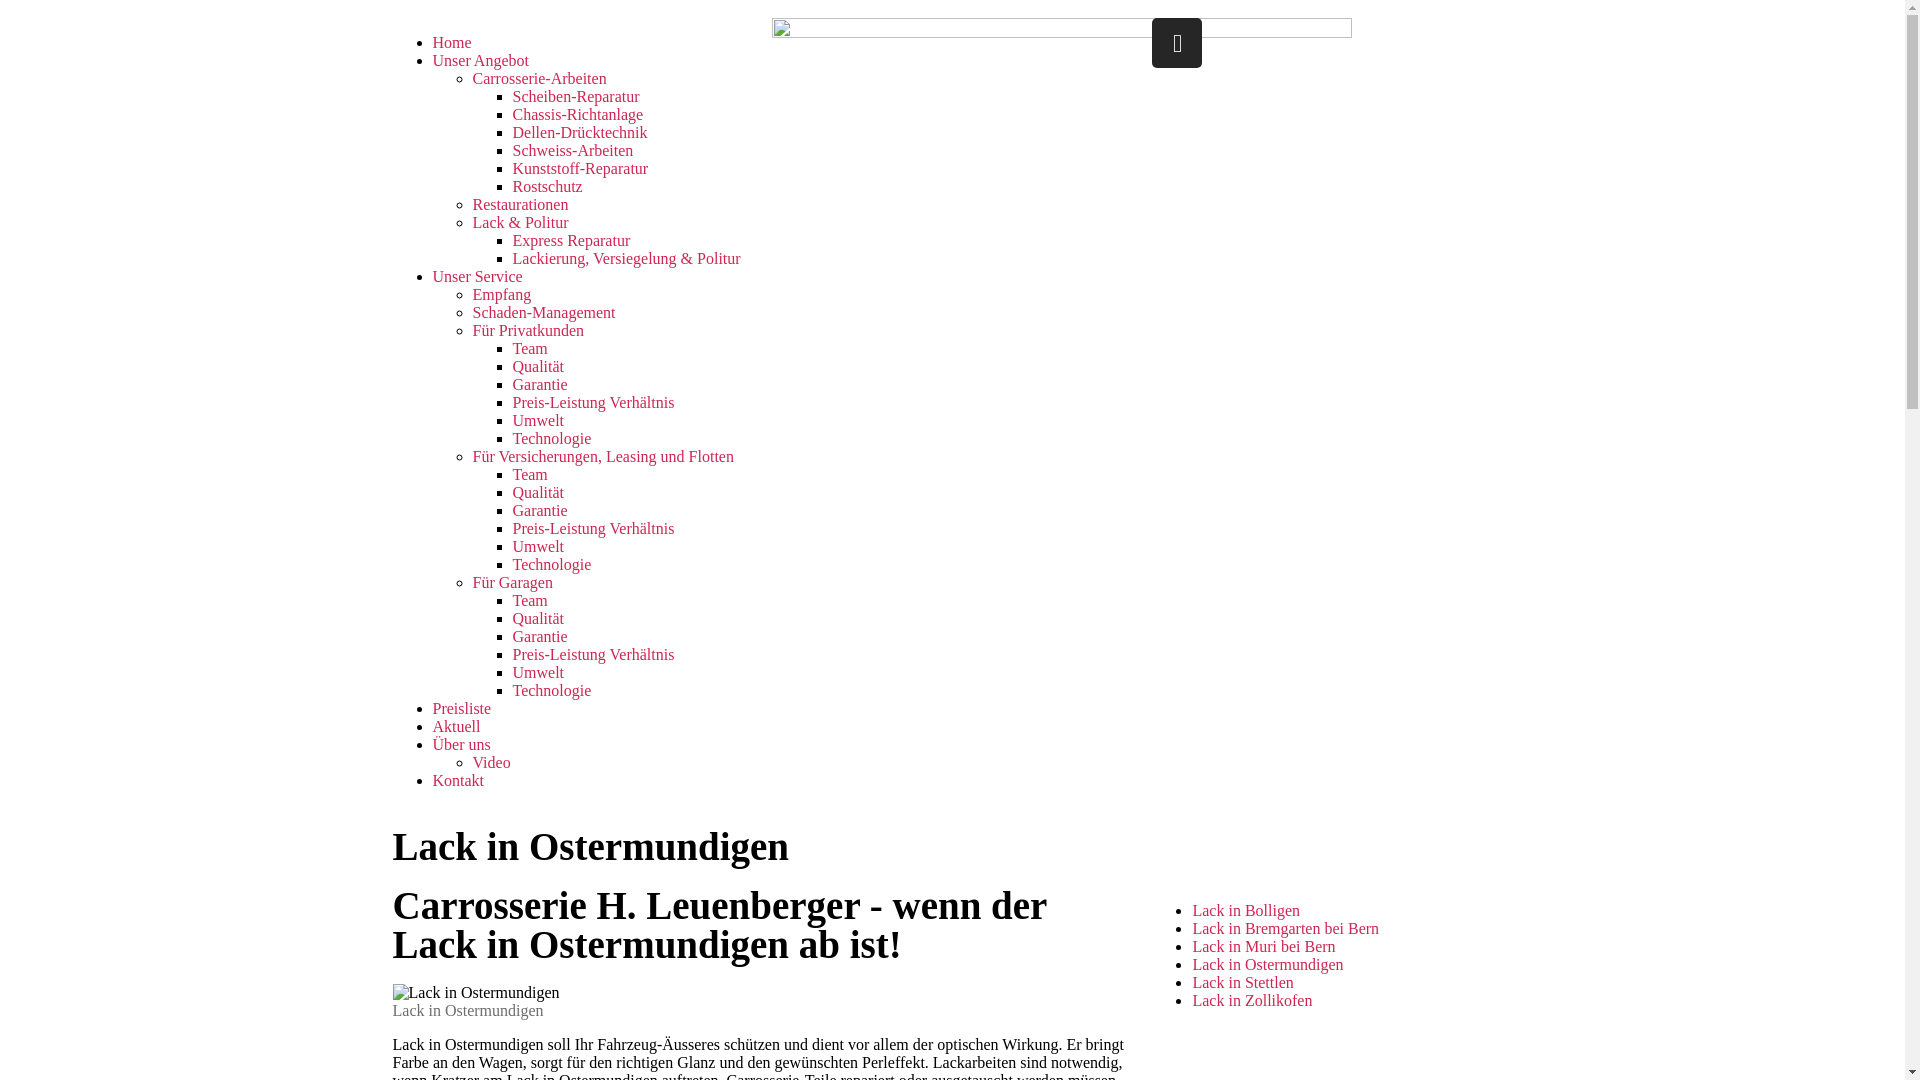 The width and height of the screenshot is (1920, 1080). Describe the element at coordinates (1191, 945) in the screenshot. I see `'Lack in Muri bei Bern'` at that location.